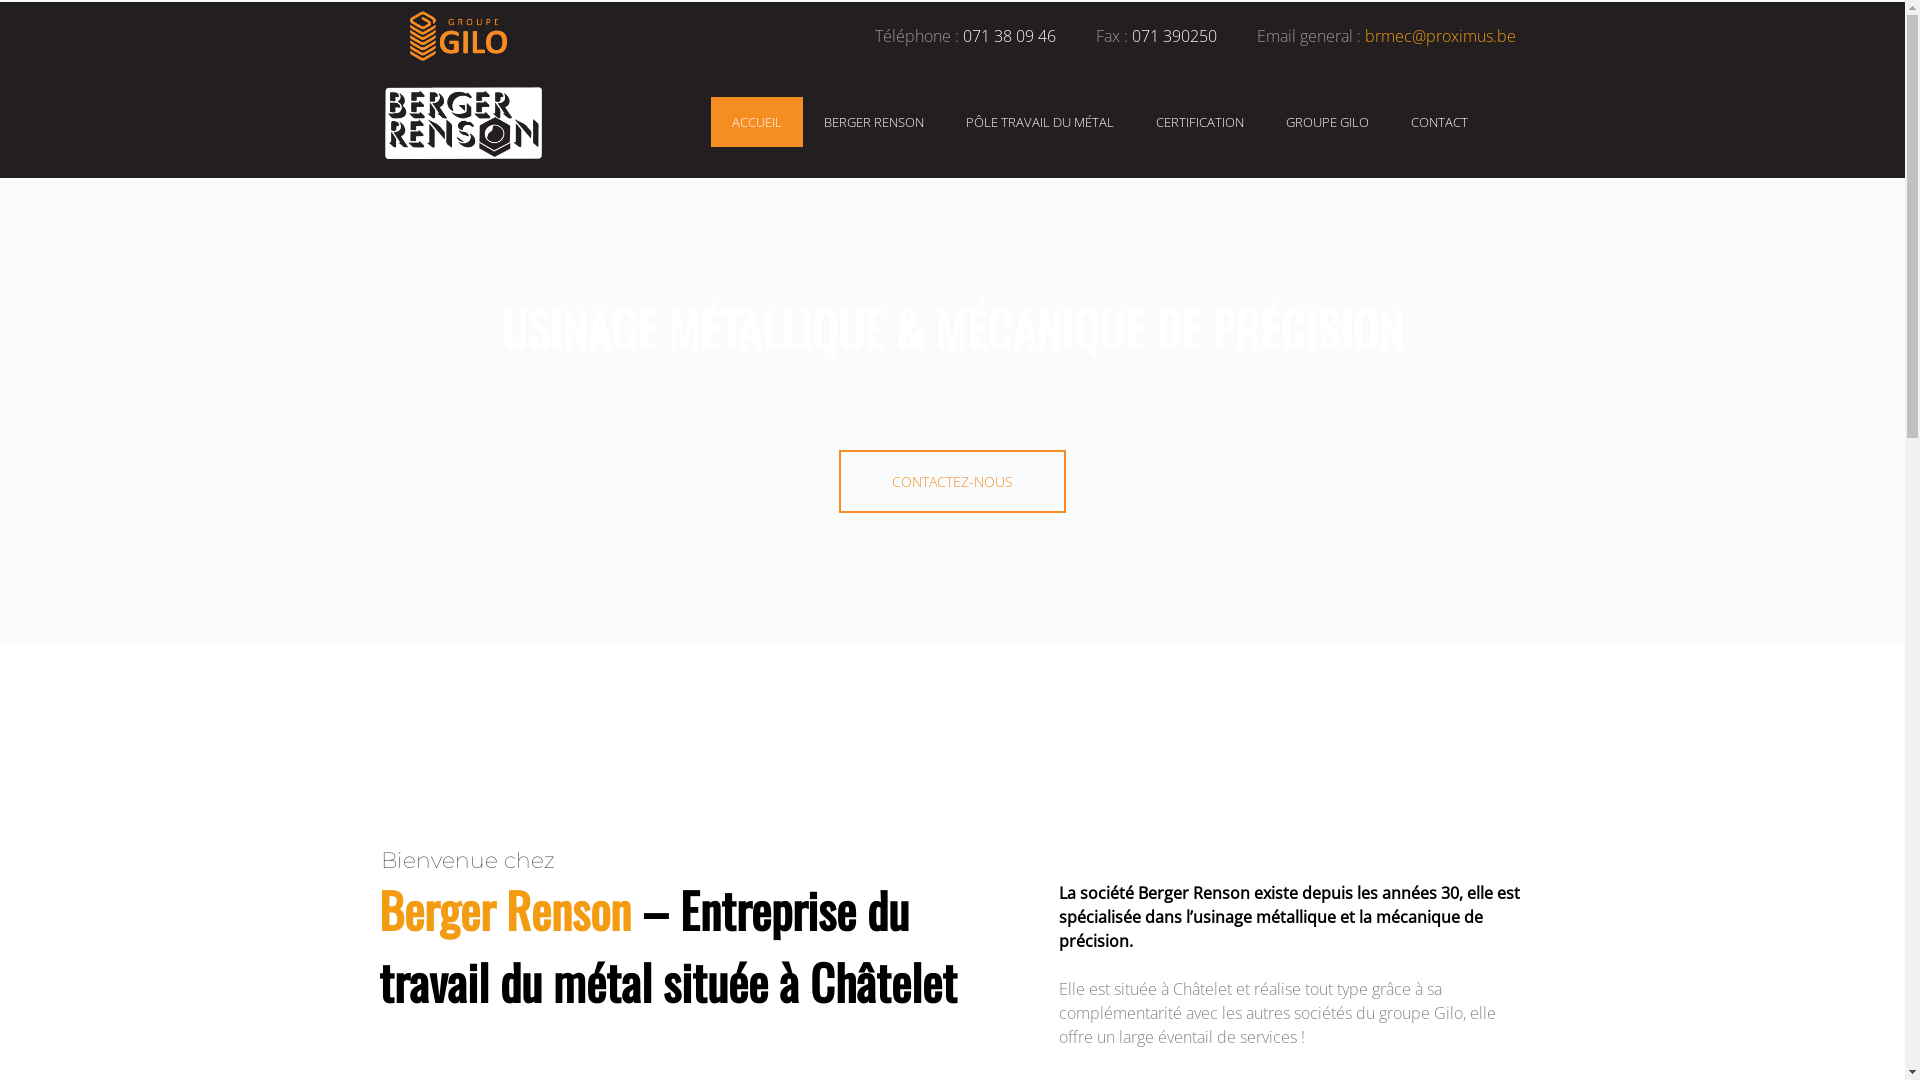  Describe the element at coordinates (1156, 122) in the screenshot. I see `'CERTIFICATION'` at that location.